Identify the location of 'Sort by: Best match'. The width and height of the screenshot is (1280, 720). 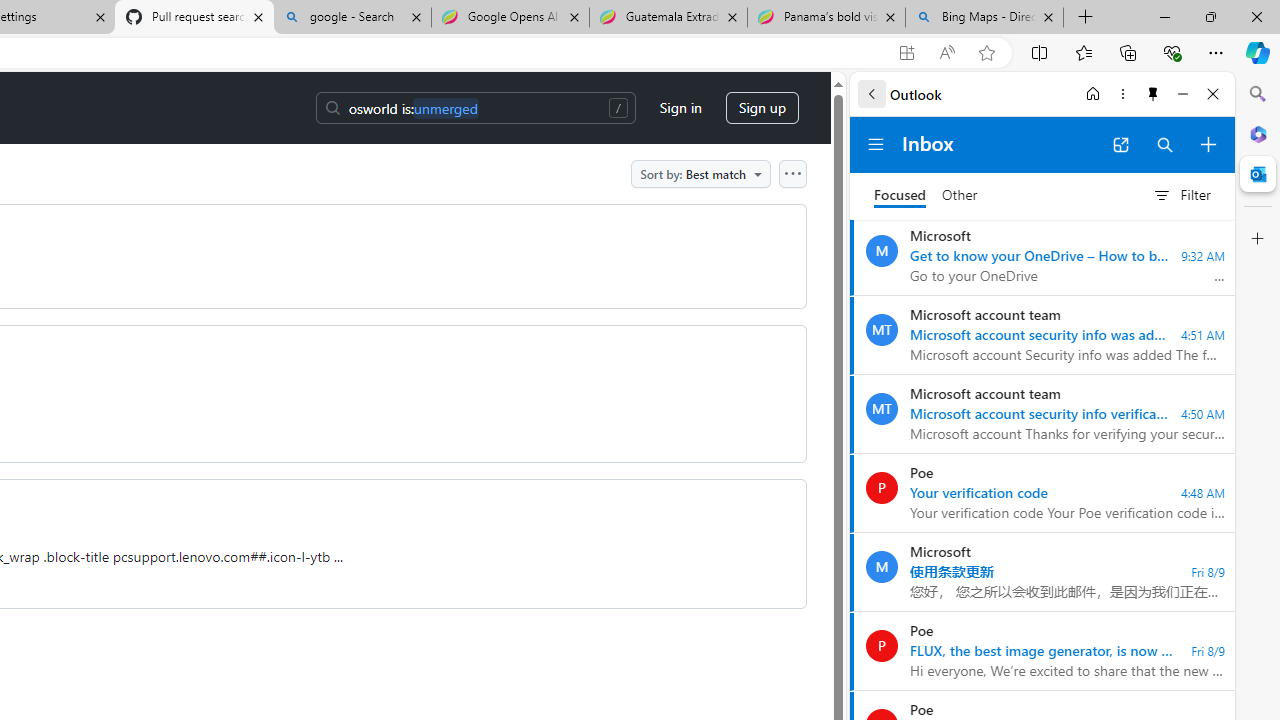
(700, 172).